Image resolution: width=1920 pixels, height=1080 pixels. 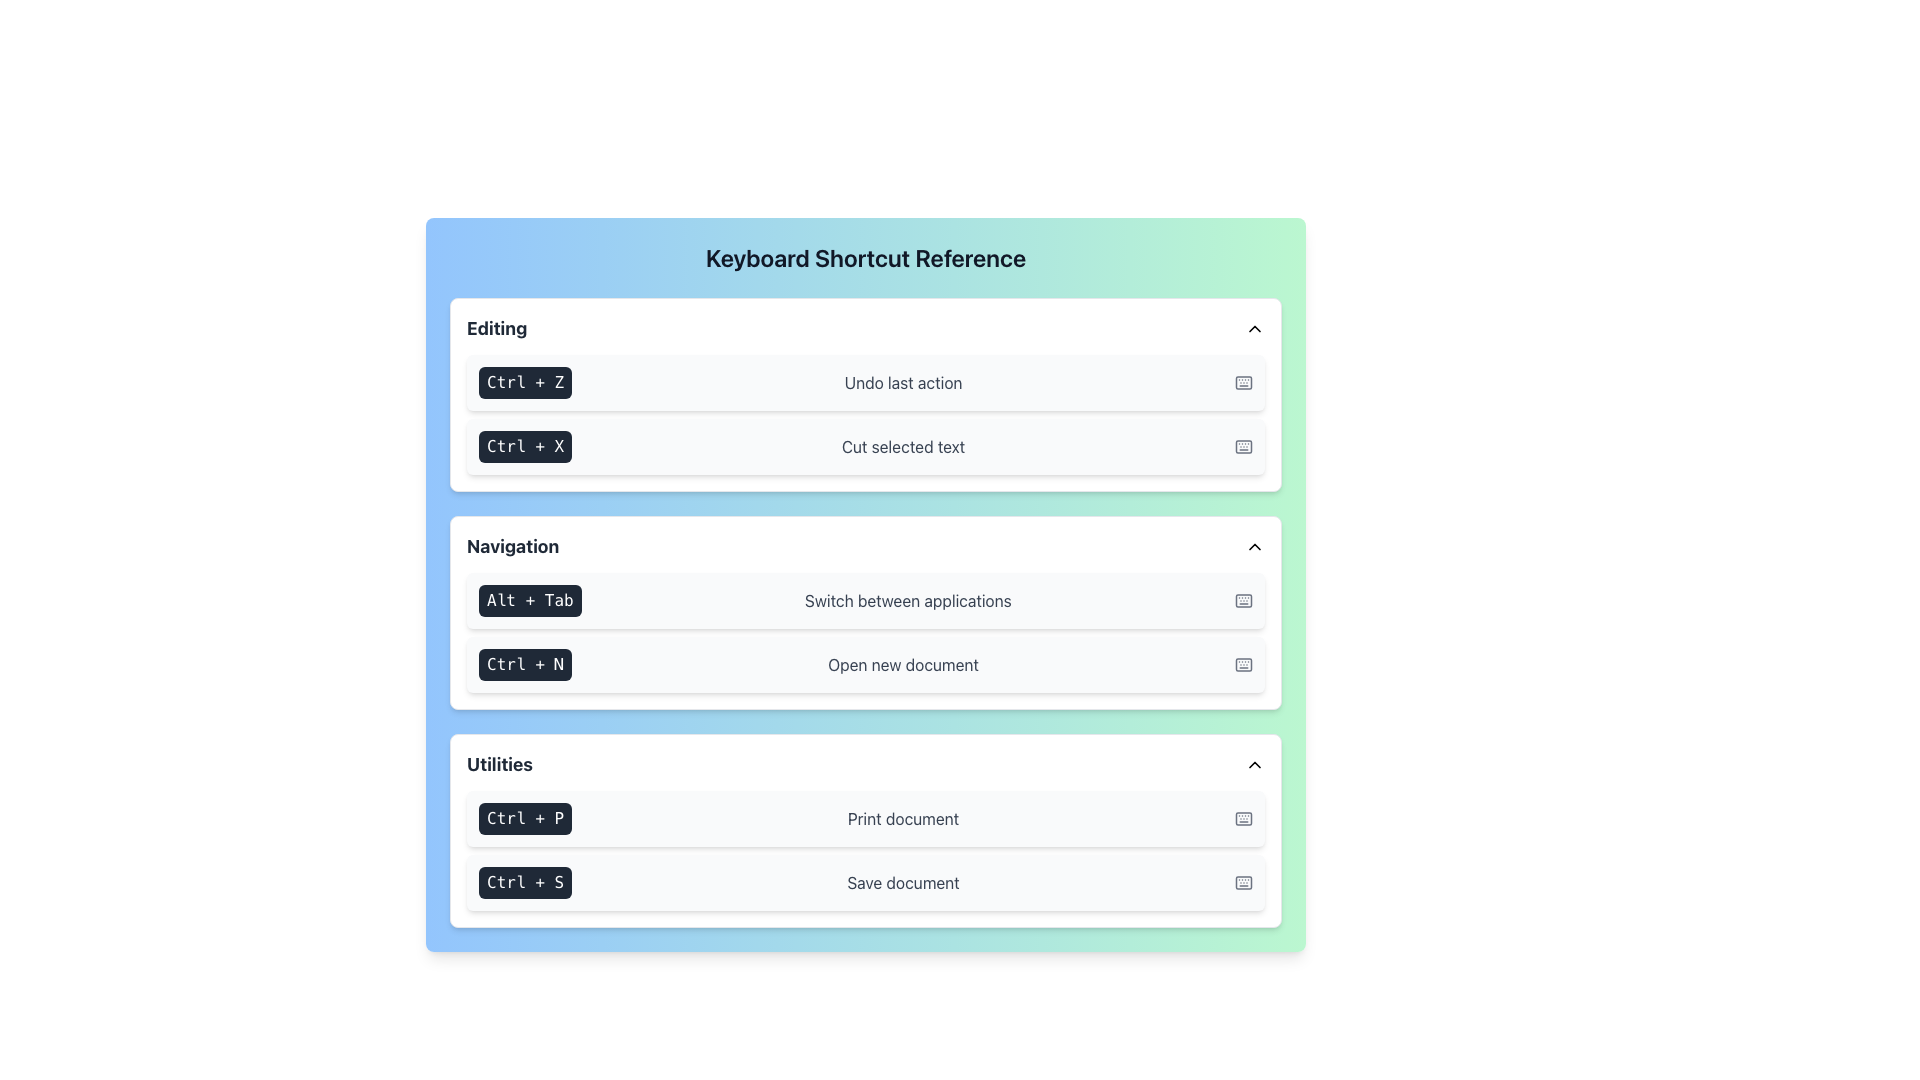 What do you see at coordinates (1253, 327) in the screenshot?
I see `the upward-pointing icon located at the top-right corner of the 'Editing' section header` at bounding box center [1253, 327].